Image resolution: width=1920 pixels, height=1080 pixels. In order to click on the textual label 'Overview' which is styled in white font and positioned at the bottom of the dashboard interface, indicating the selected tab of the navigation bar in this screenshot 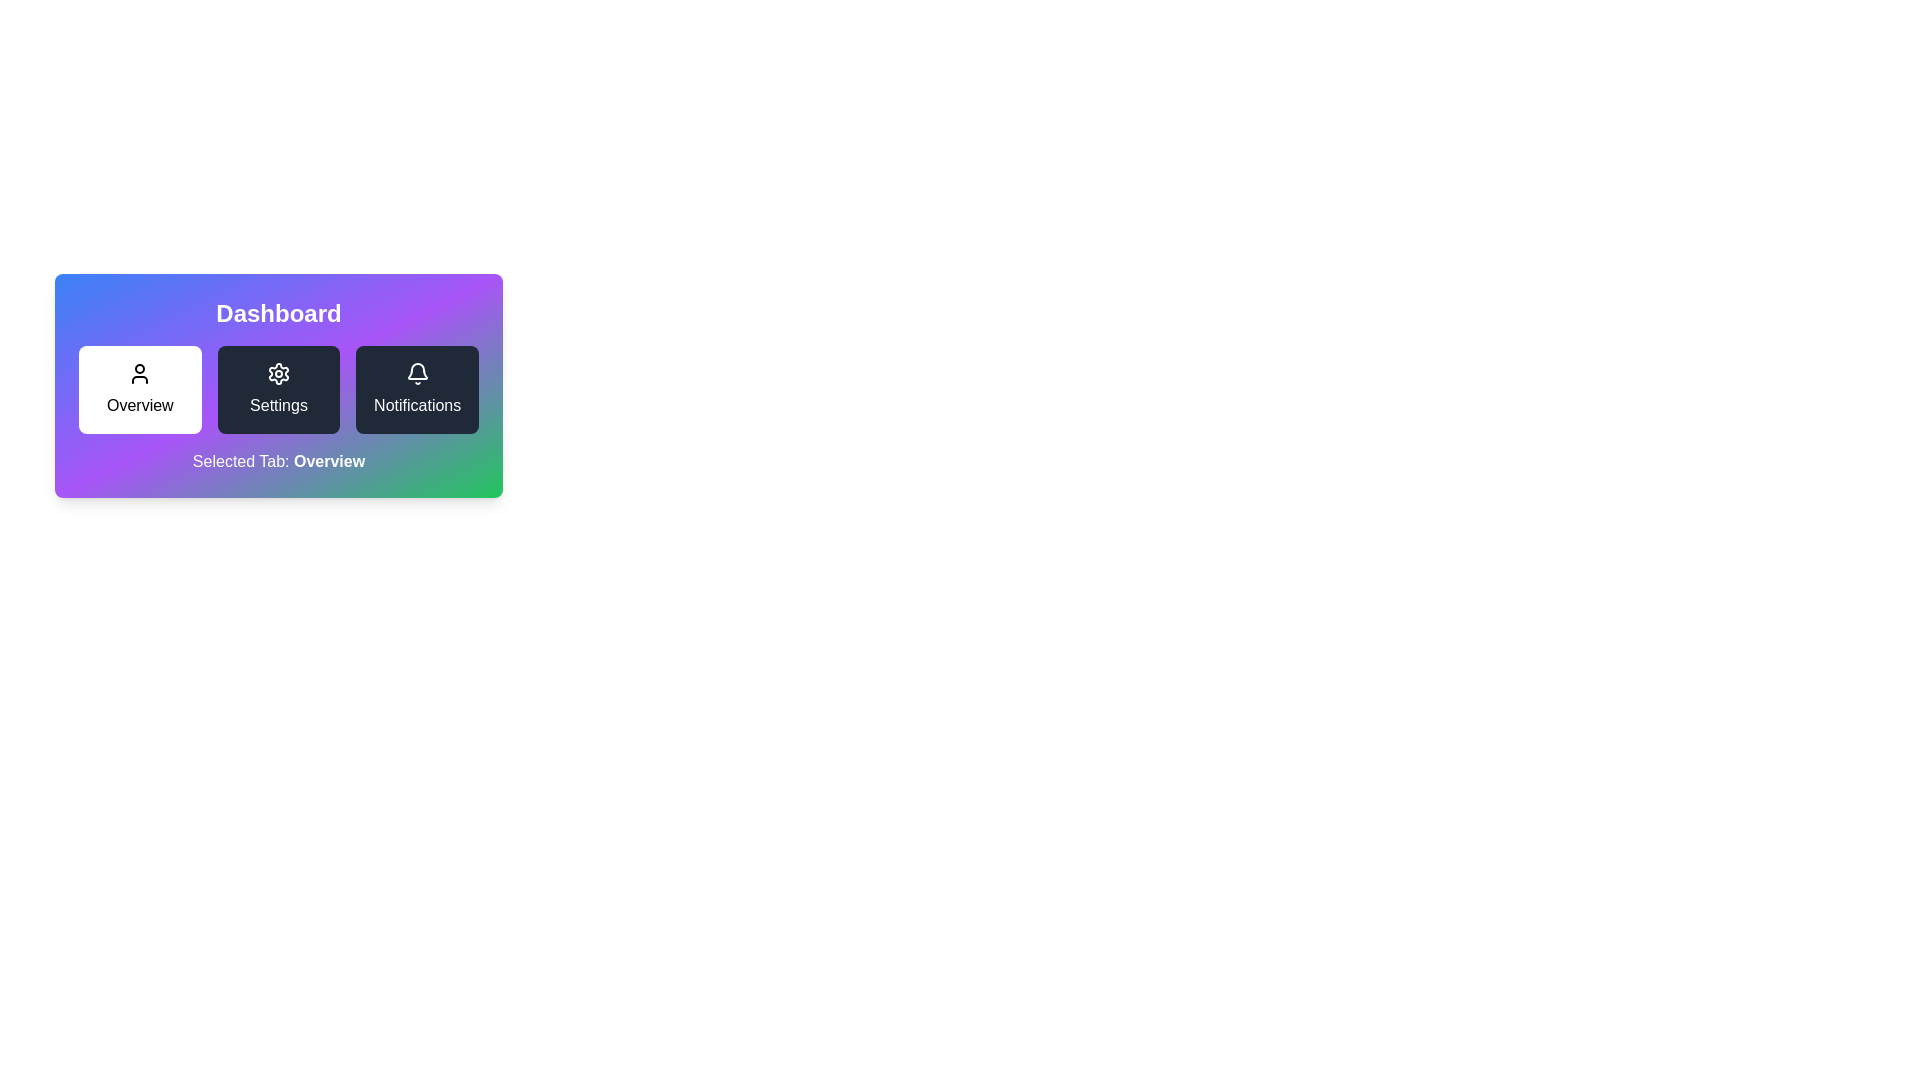, I will do `click(329, 461)`.